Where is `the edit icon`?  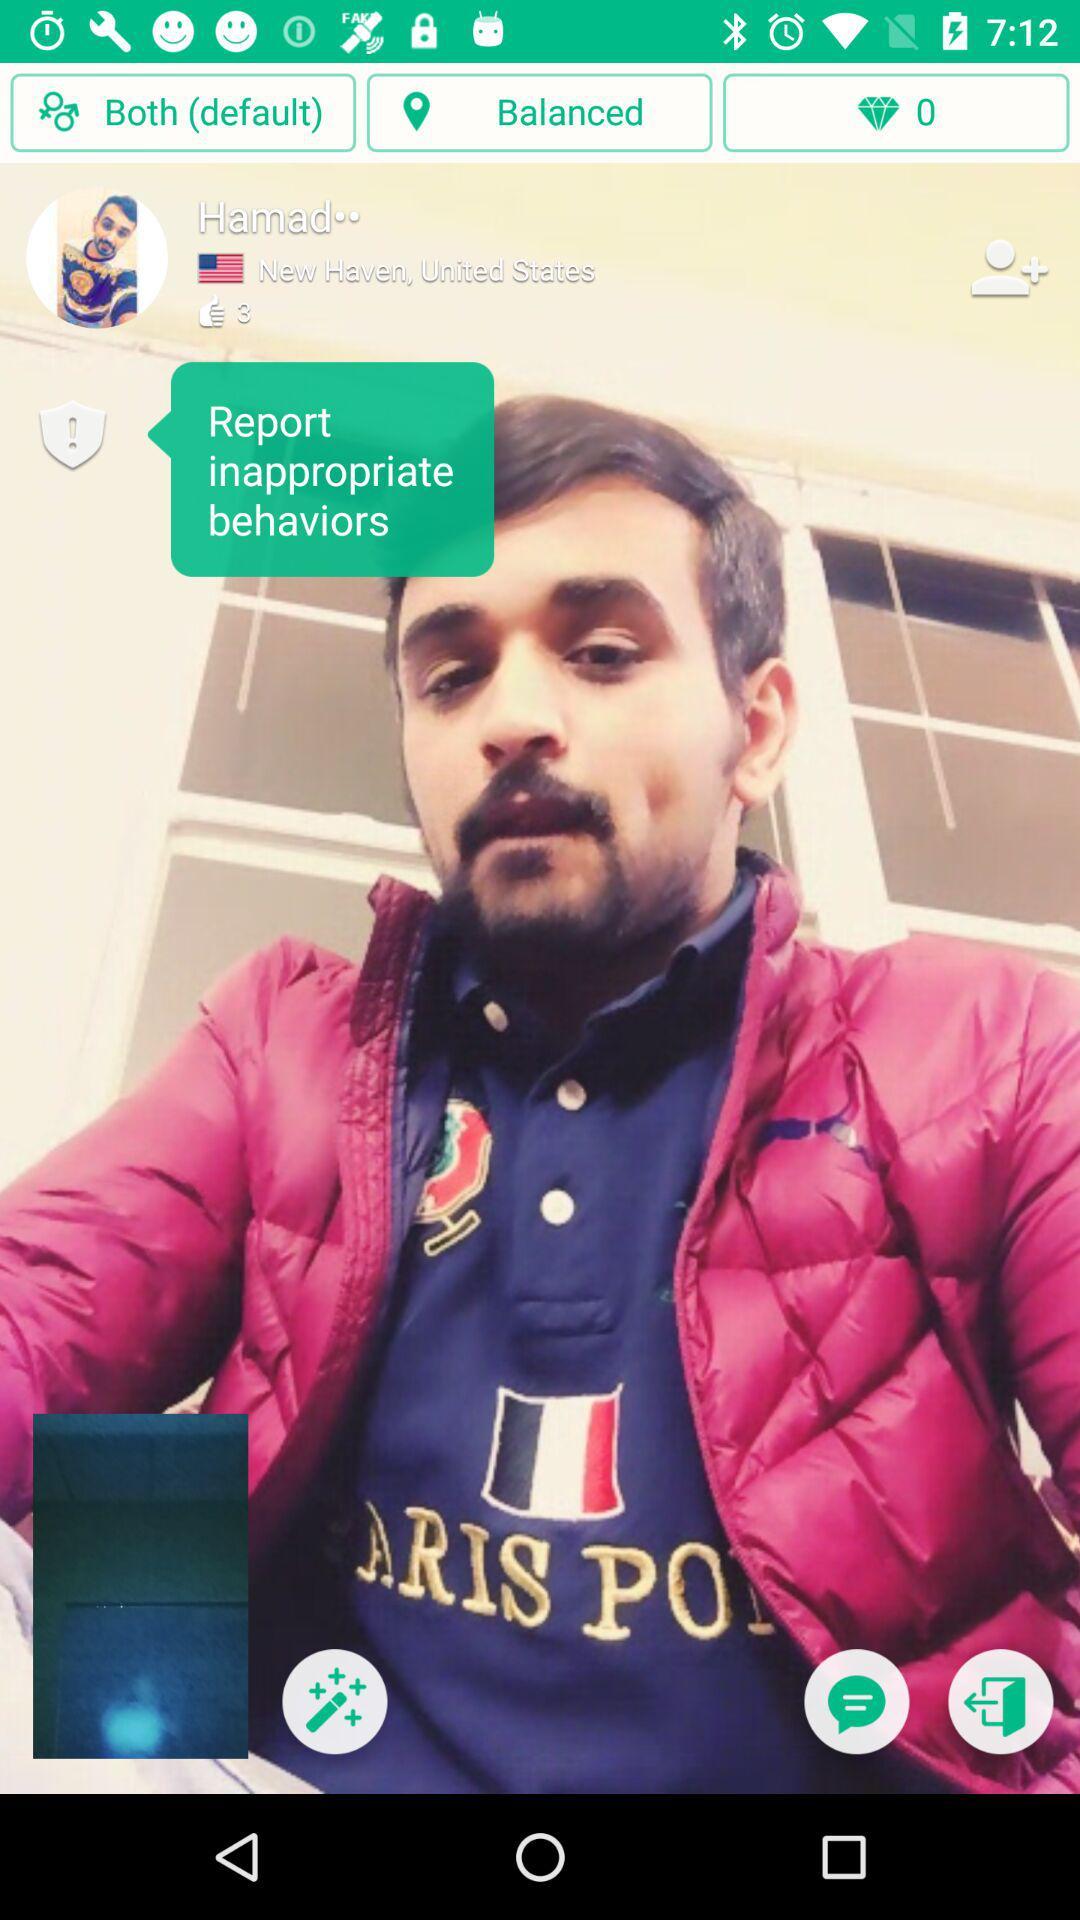 the edit icon is located at coordinates (333, 1713).